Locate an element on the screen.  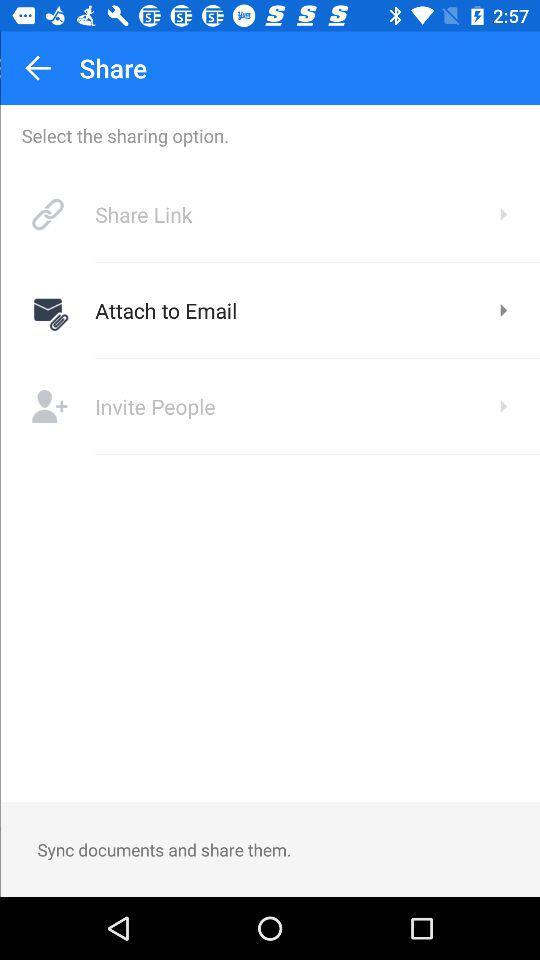
go back is located at coordinates (37, 68).